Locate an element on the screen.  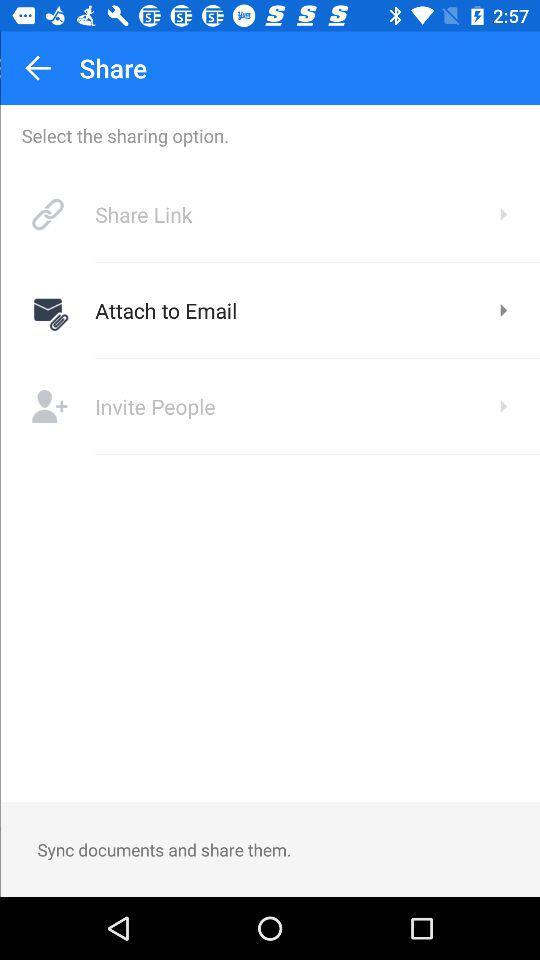
go back is located at coordinates (37, 68).